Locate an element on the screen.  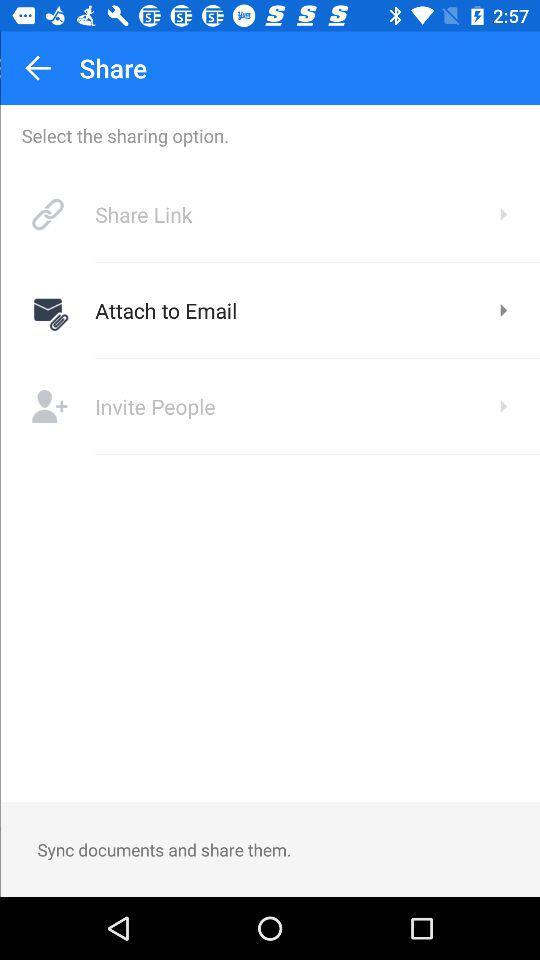
go back is located at coordinates (37, 68).